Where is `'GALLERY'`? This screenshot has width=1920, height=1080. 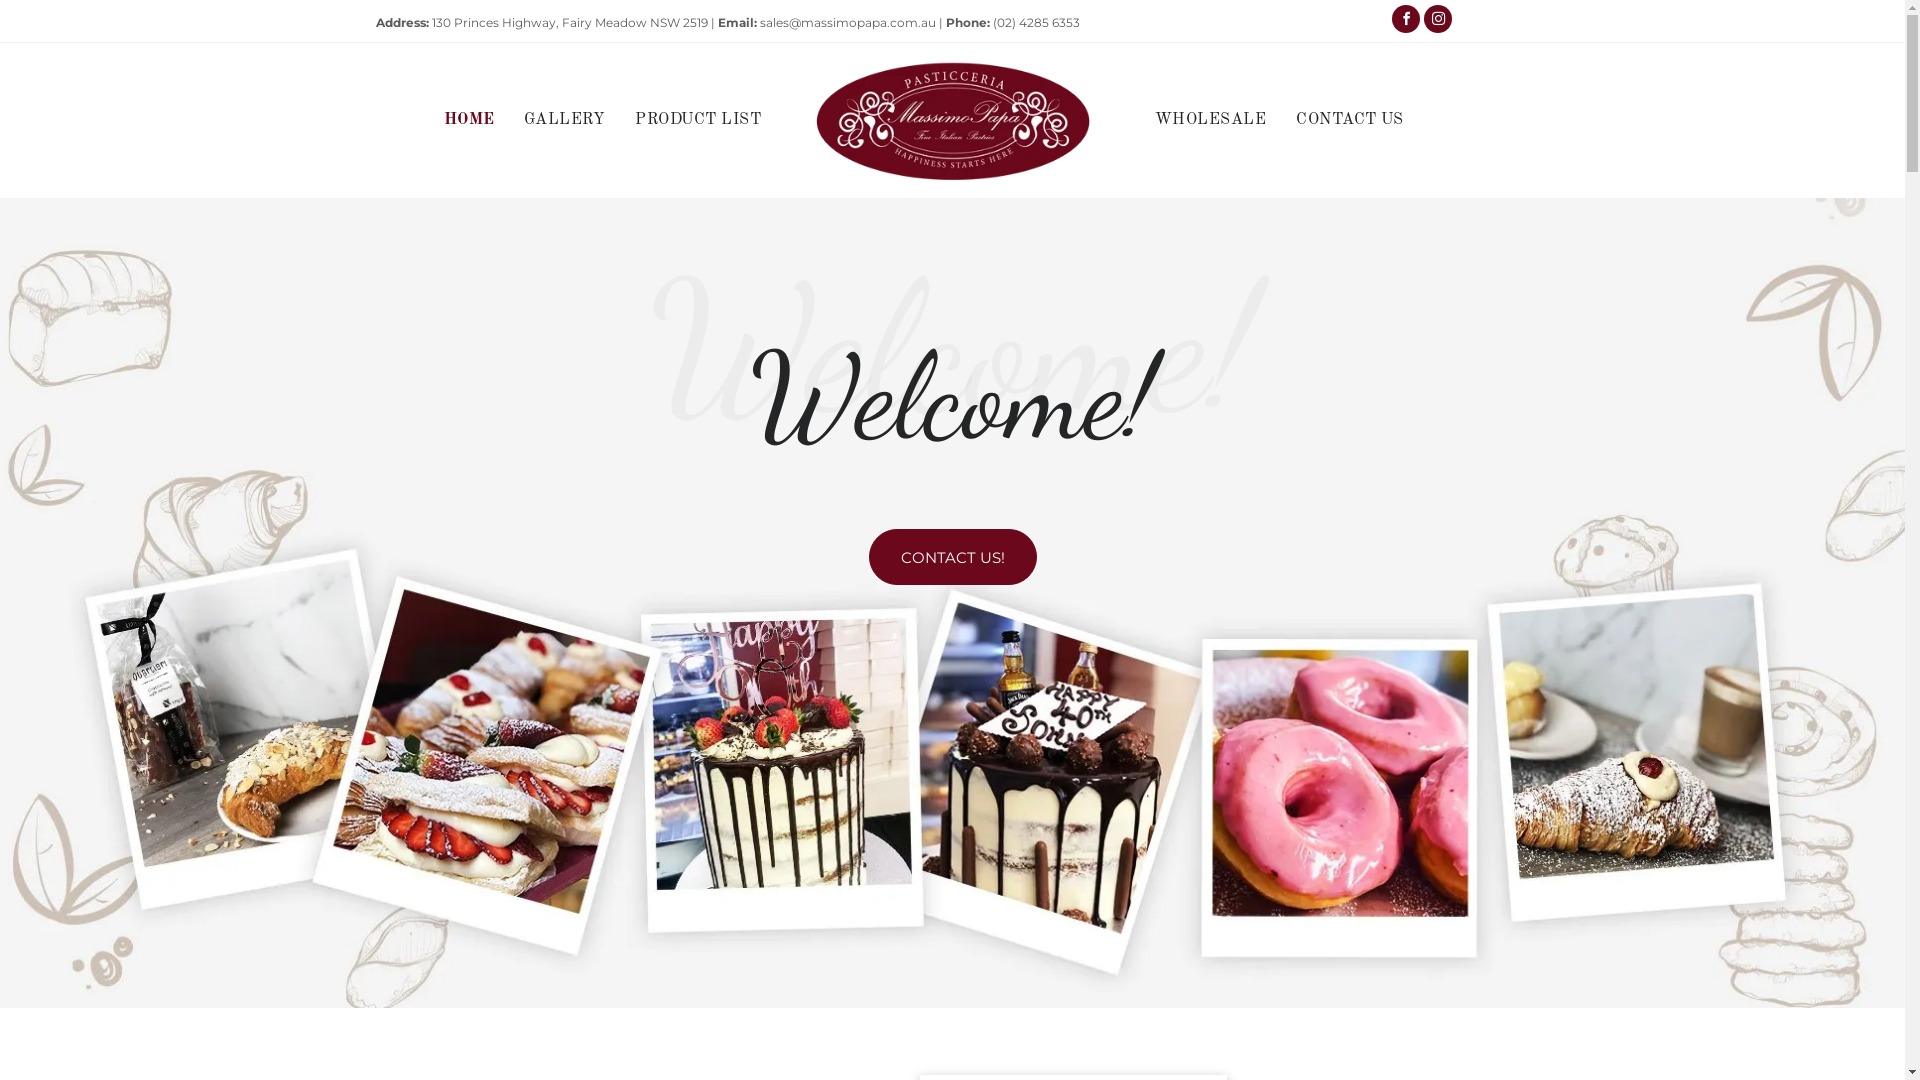 'GALLERY' is located at coordinates (508, 119).